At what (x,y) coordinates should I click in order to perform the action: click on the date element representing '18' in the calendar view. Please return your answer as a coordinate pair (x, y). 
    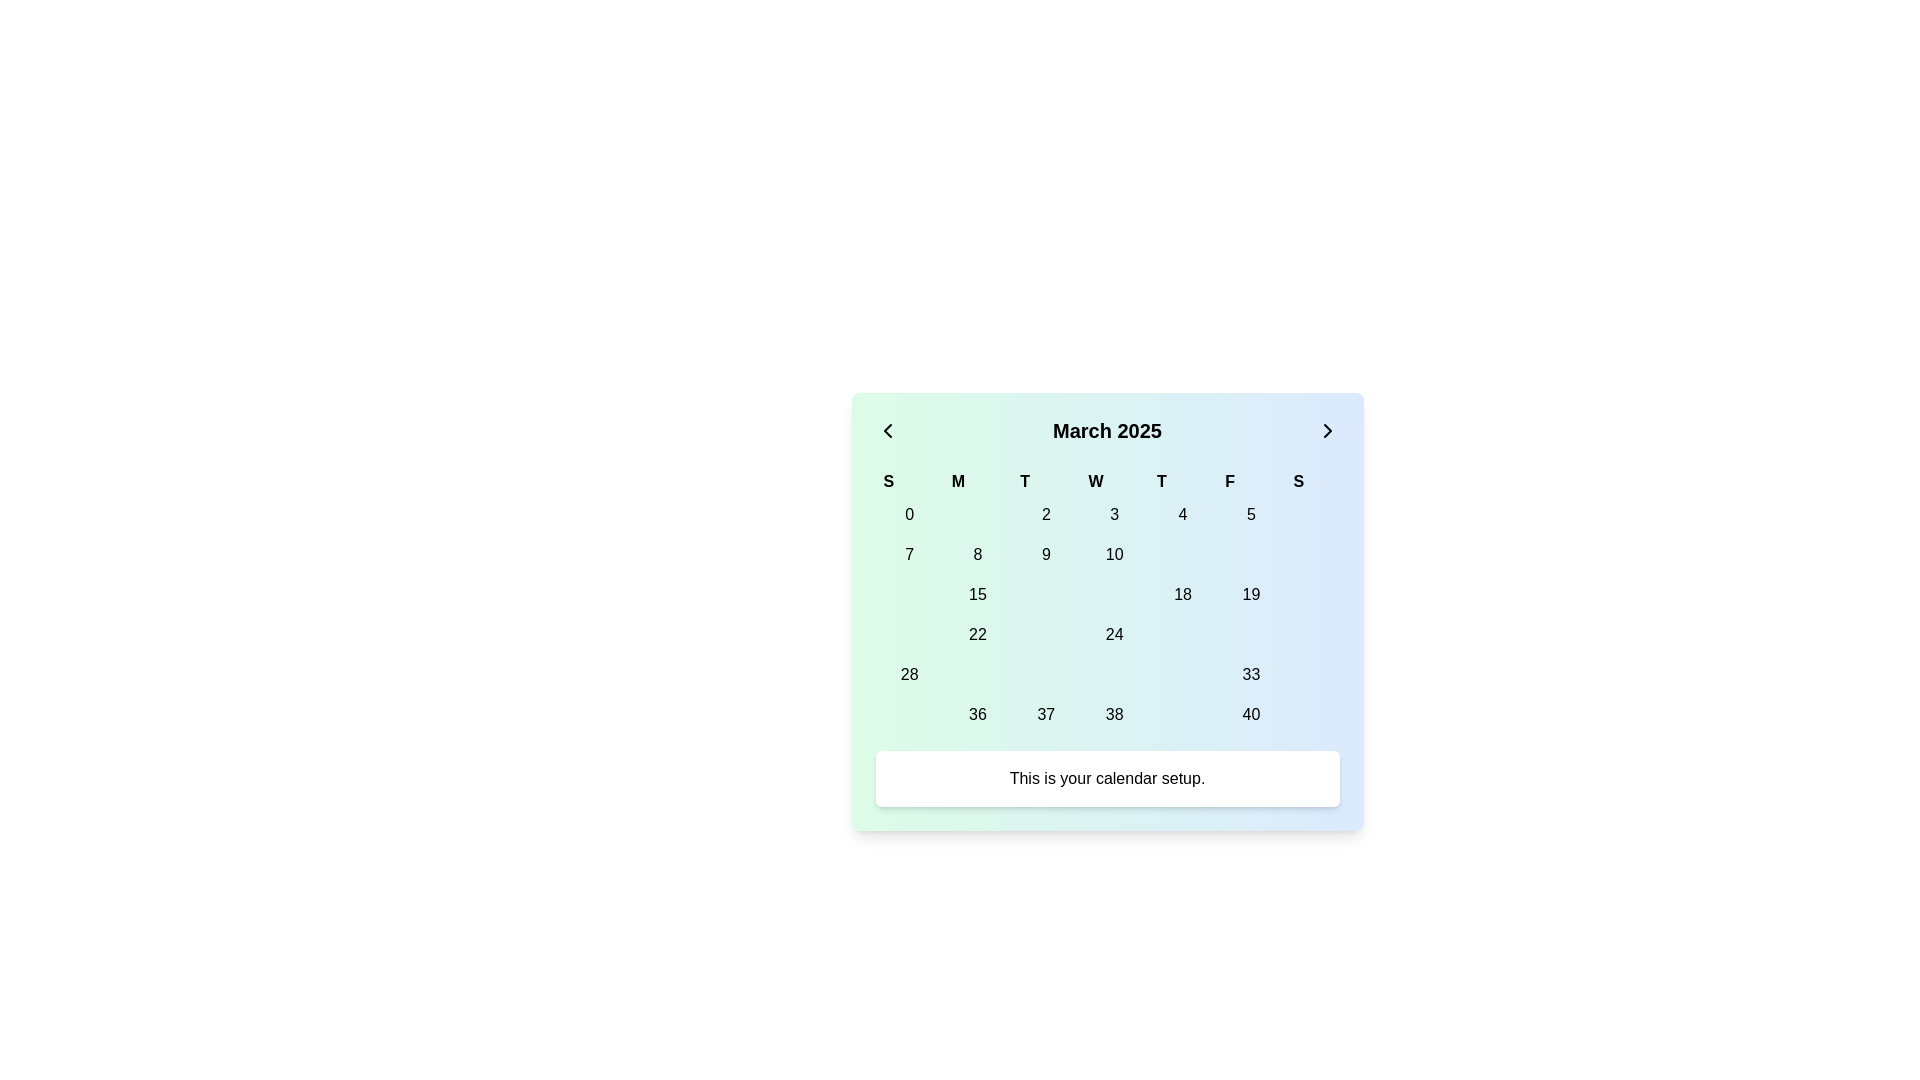
    Looking at the image, I should click on (1183, 593).